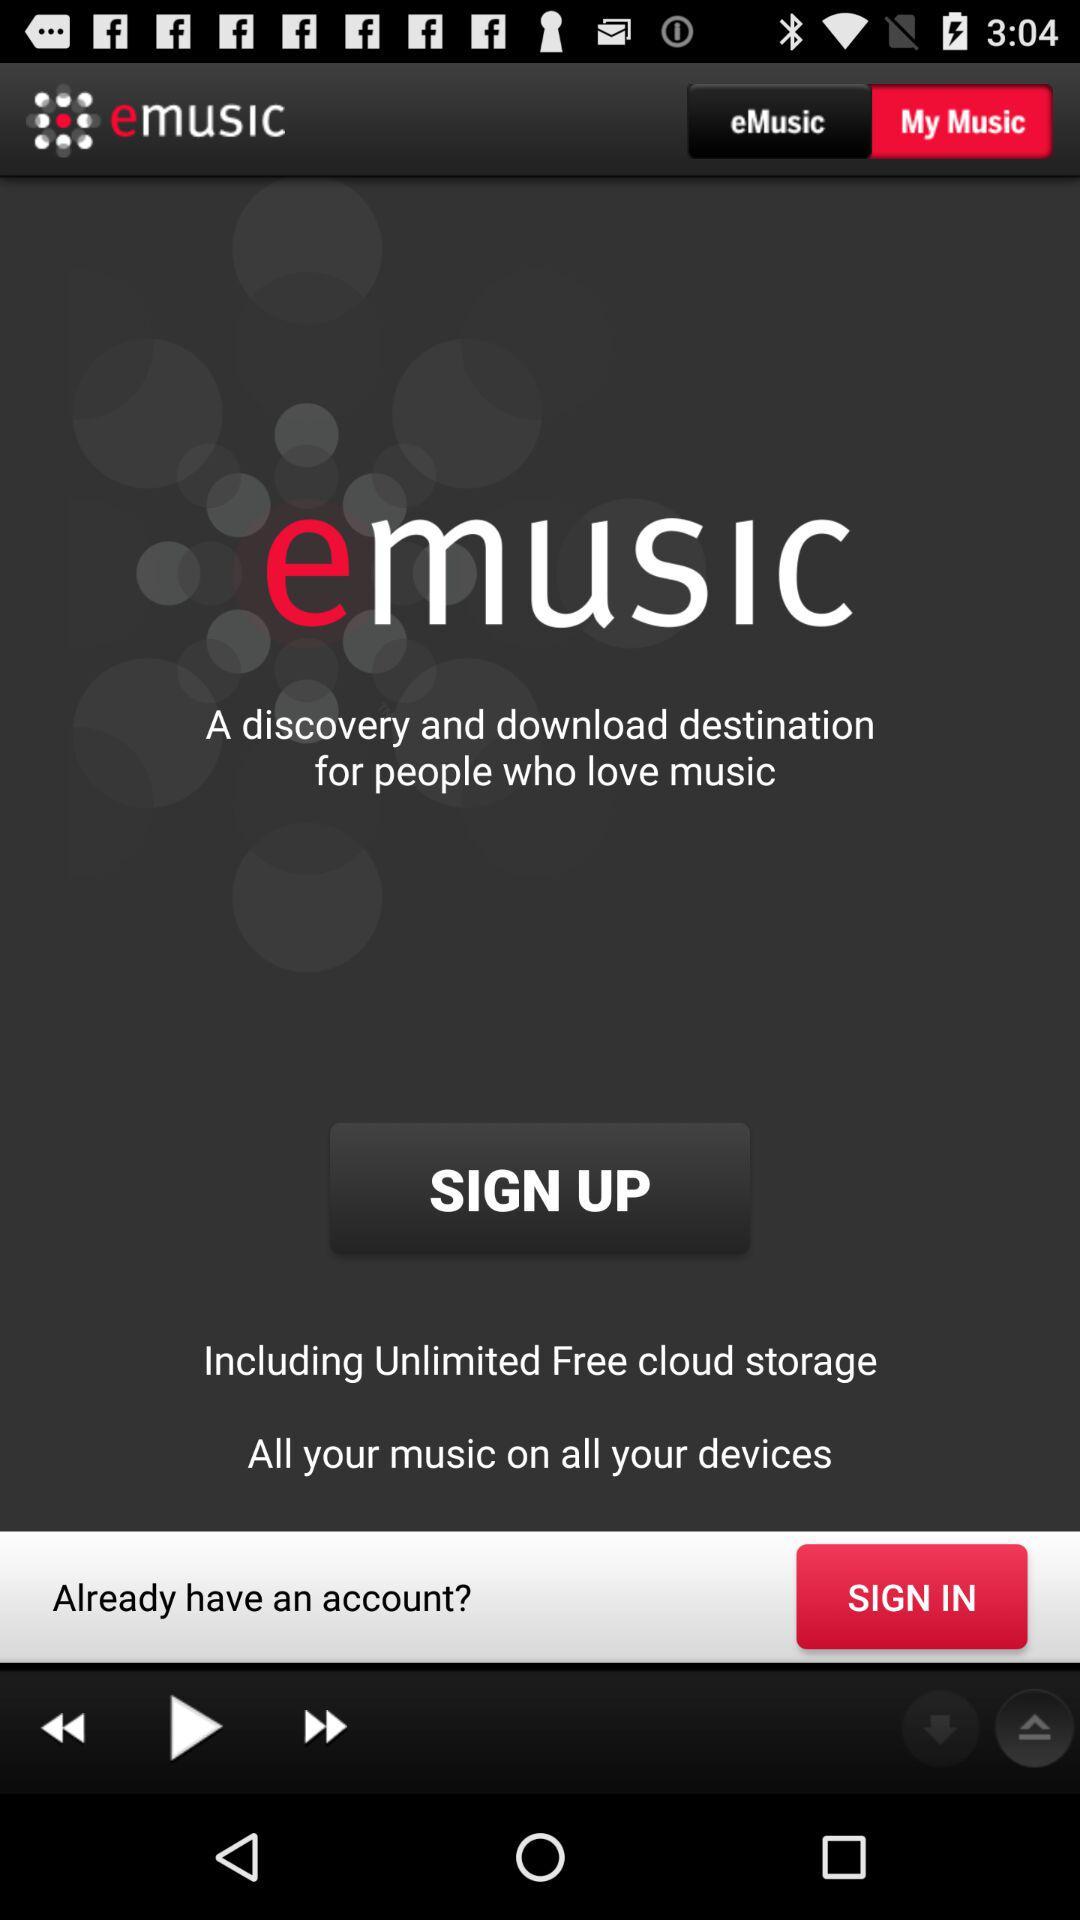 The height and width of the screenshot is (1920, 1080). Describe the element at coordinates (194, 1728) in the screenshot. I see `icon below already have an icon` at that location.